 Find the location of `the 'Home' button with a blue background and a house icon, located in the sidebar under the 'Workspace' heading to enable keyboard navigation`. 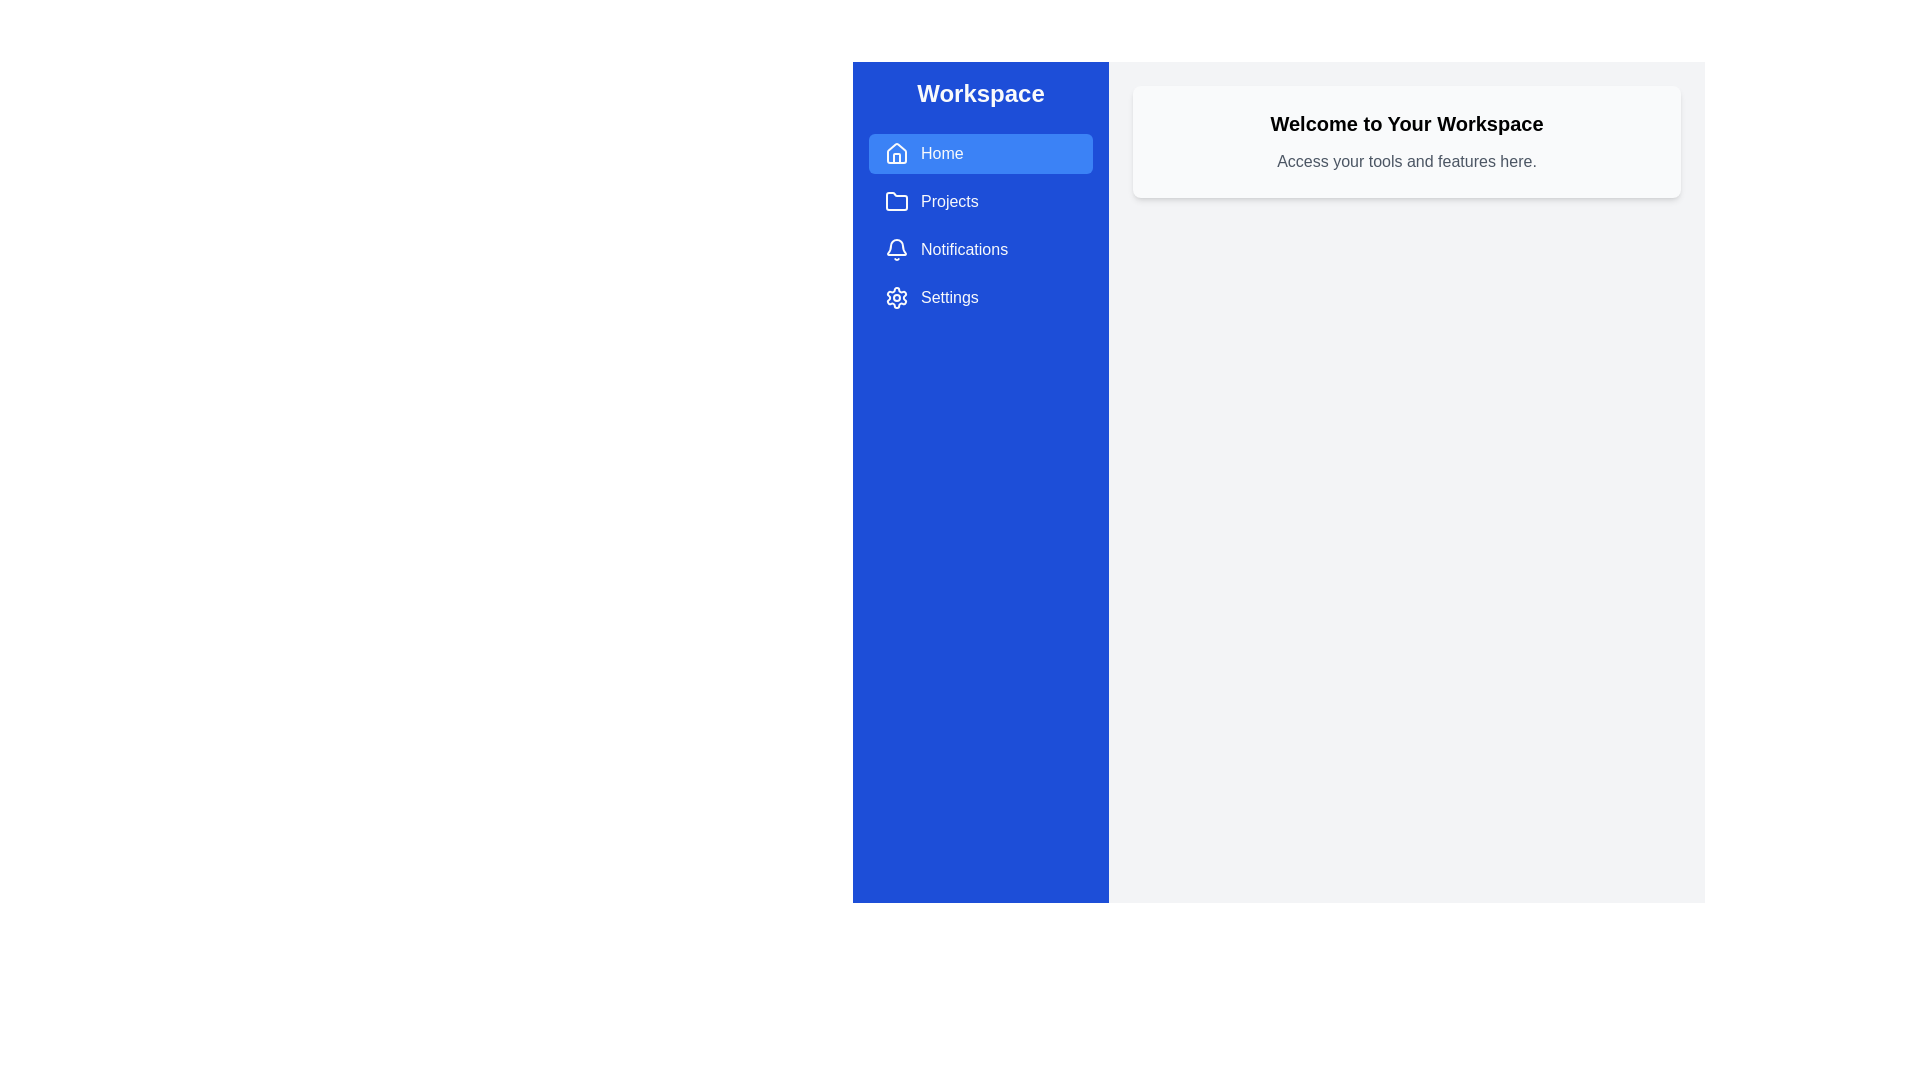

the 'Home' button with a blue background and a house icon, located in the sidebar under the 'Workspace' heading to enable keyboard navigation is located at coordinates (980, 153).